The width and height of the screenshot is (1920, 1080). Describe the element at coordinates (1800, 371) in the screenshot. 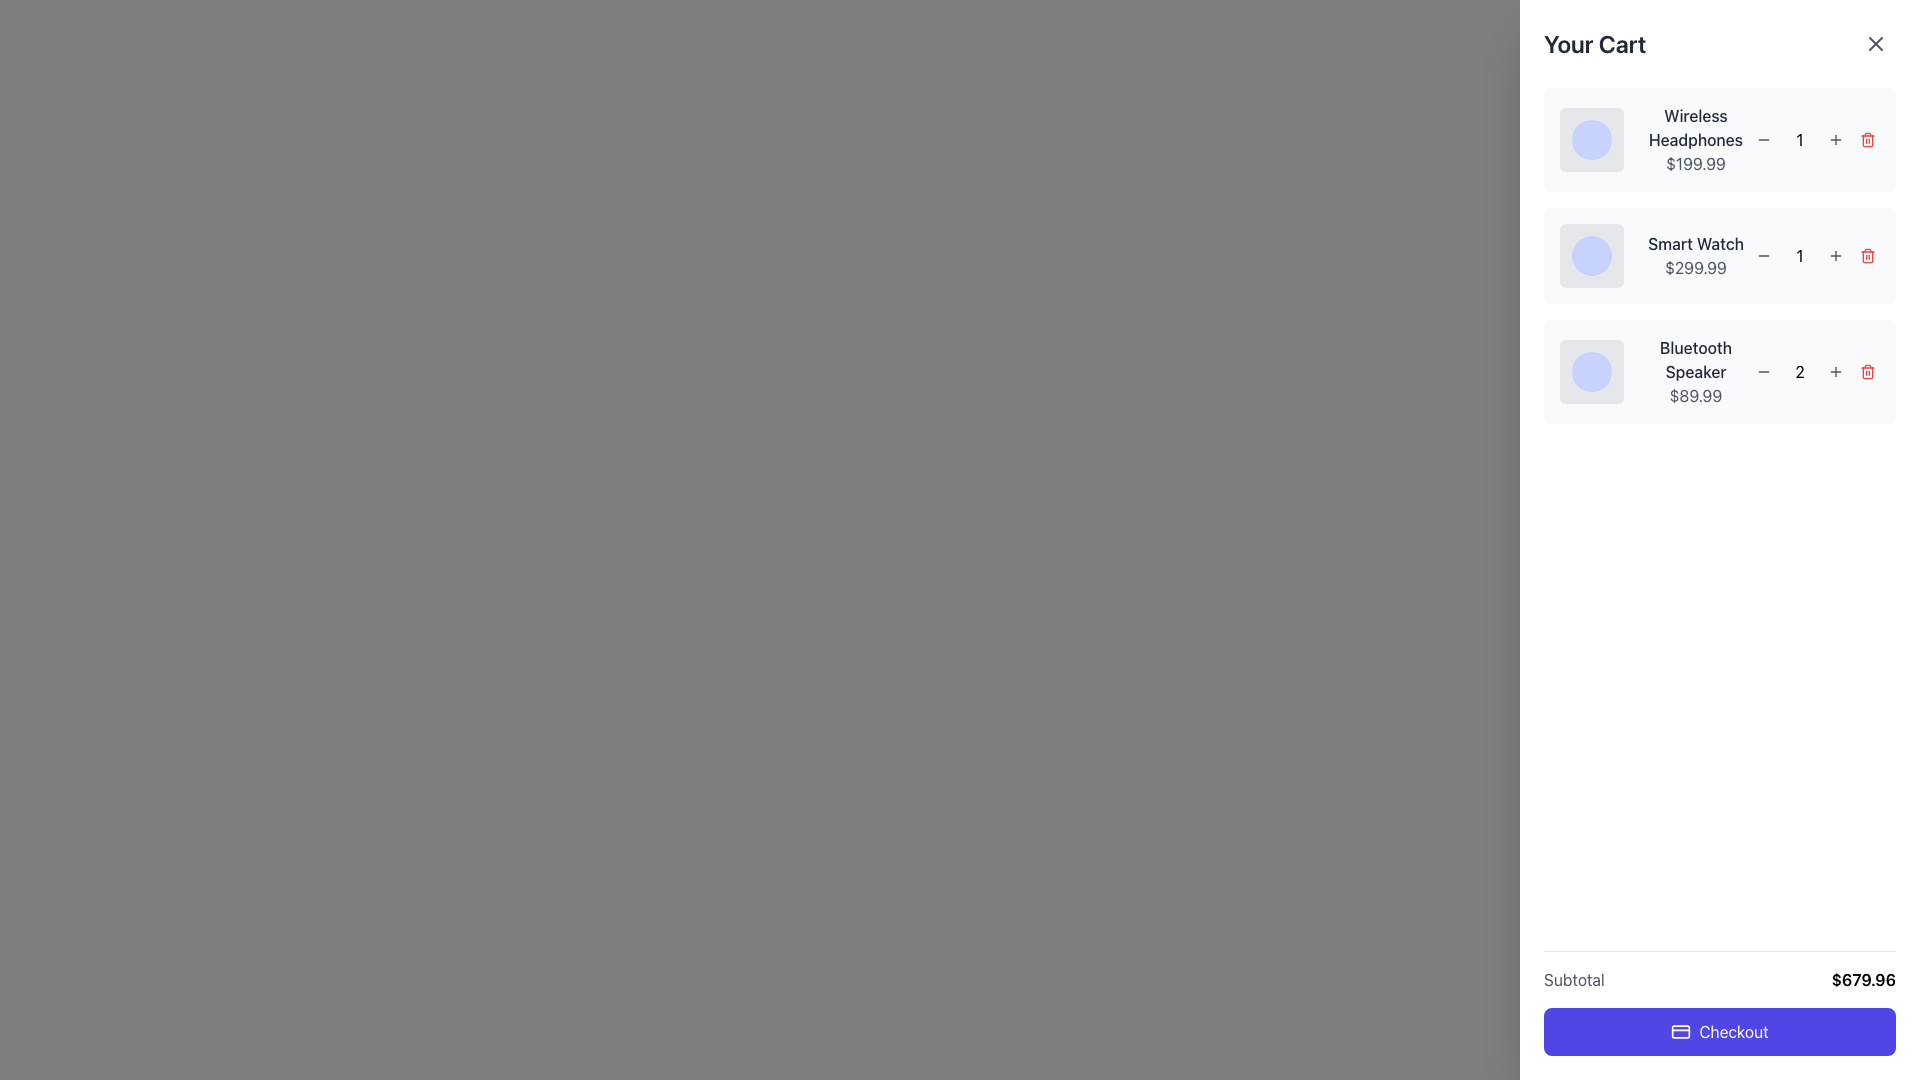

I see `the text element displaying the number '2' within the item control section of the 'Bluetooth Speaker' in the cart interface` at that location.